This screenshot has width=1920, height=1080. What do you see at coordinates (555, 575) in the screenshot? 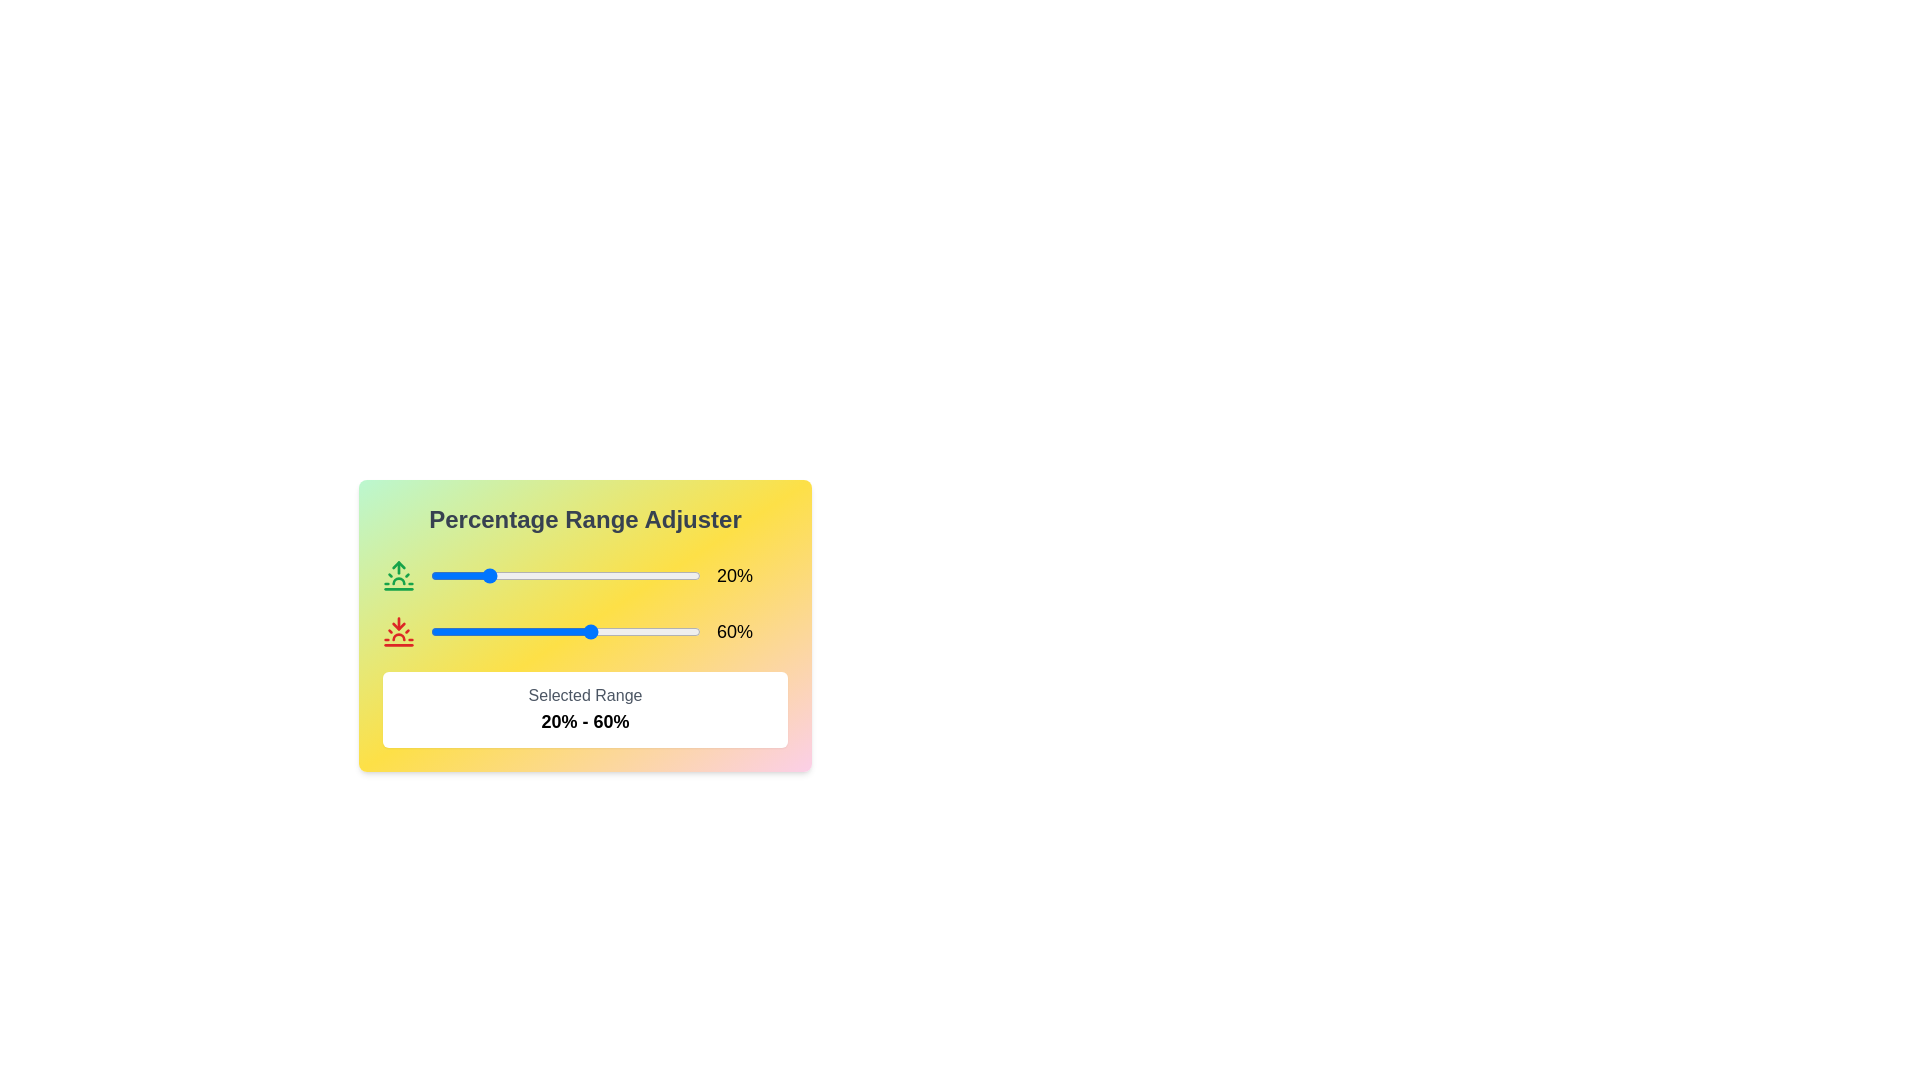
I see `the slider` at bounding box center [555, 575].